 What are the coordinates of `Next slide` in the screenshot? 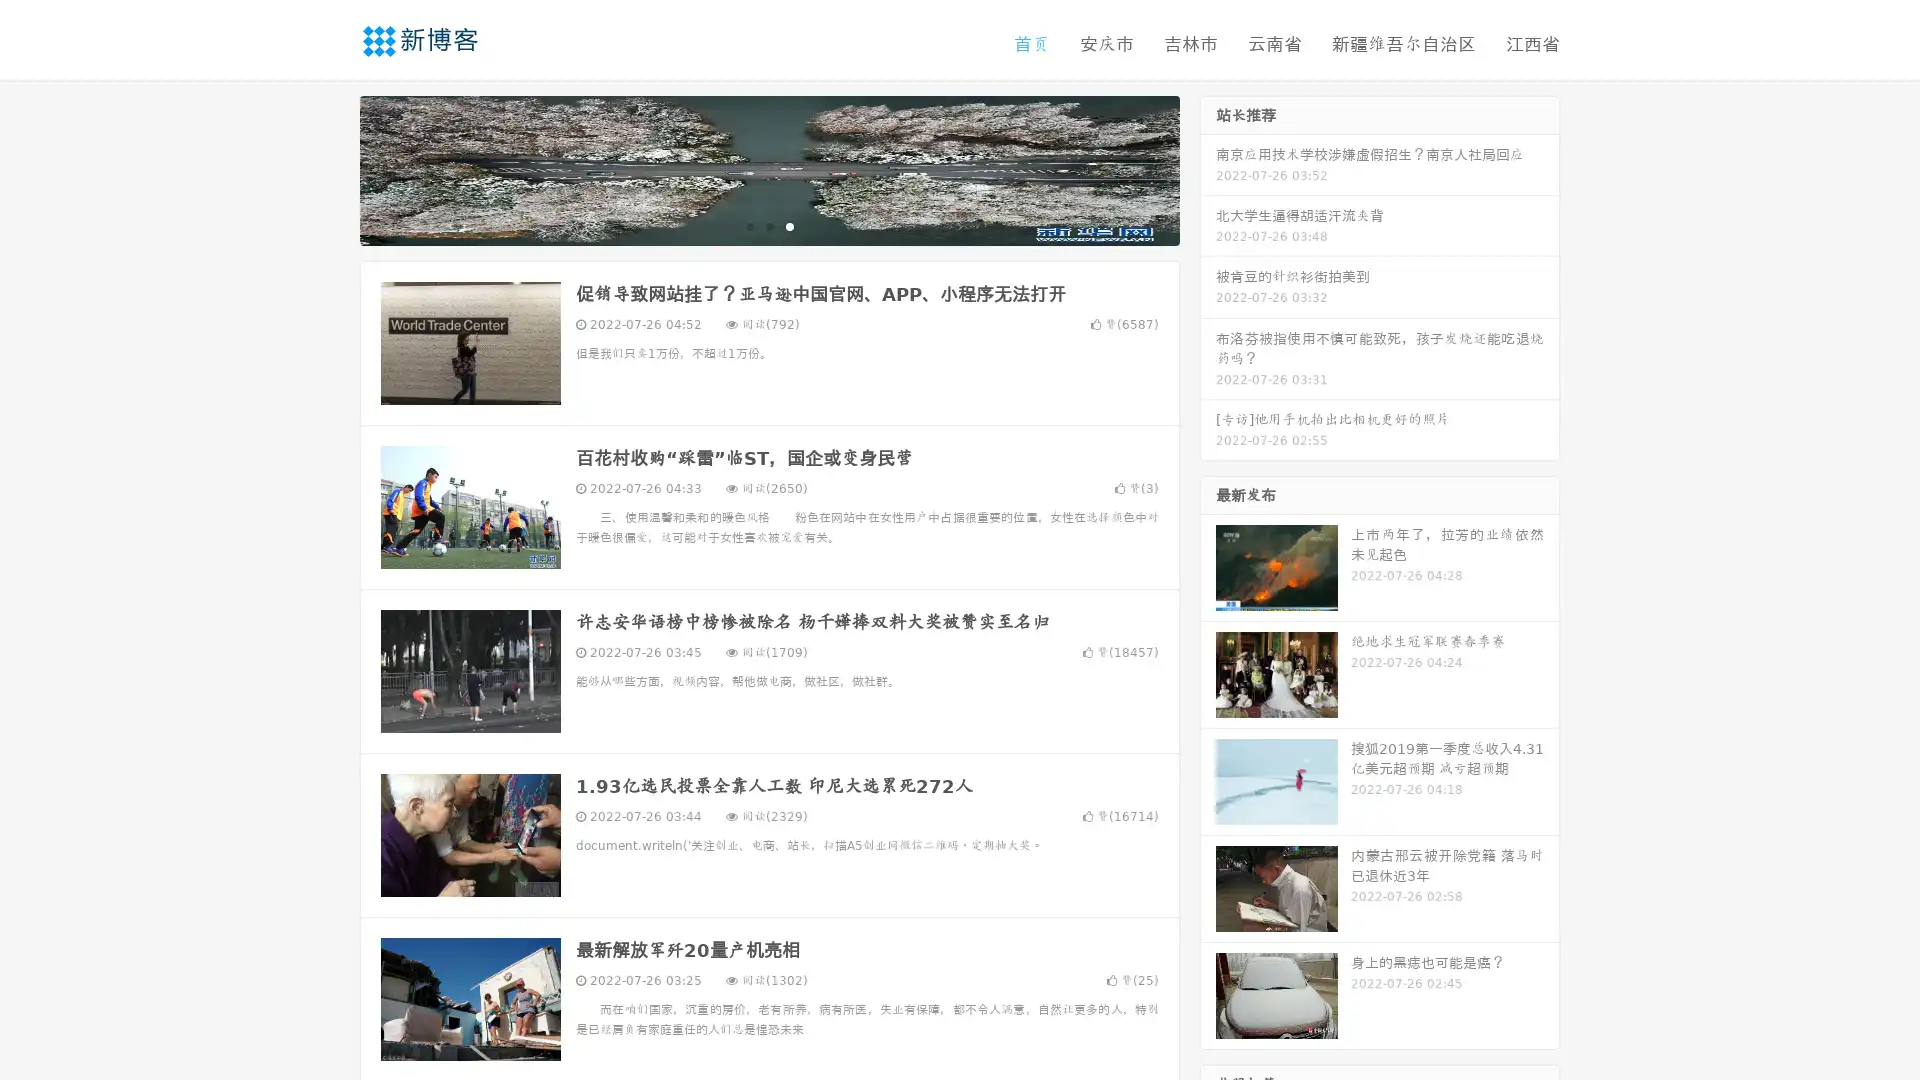 It's located at (1208, 168).